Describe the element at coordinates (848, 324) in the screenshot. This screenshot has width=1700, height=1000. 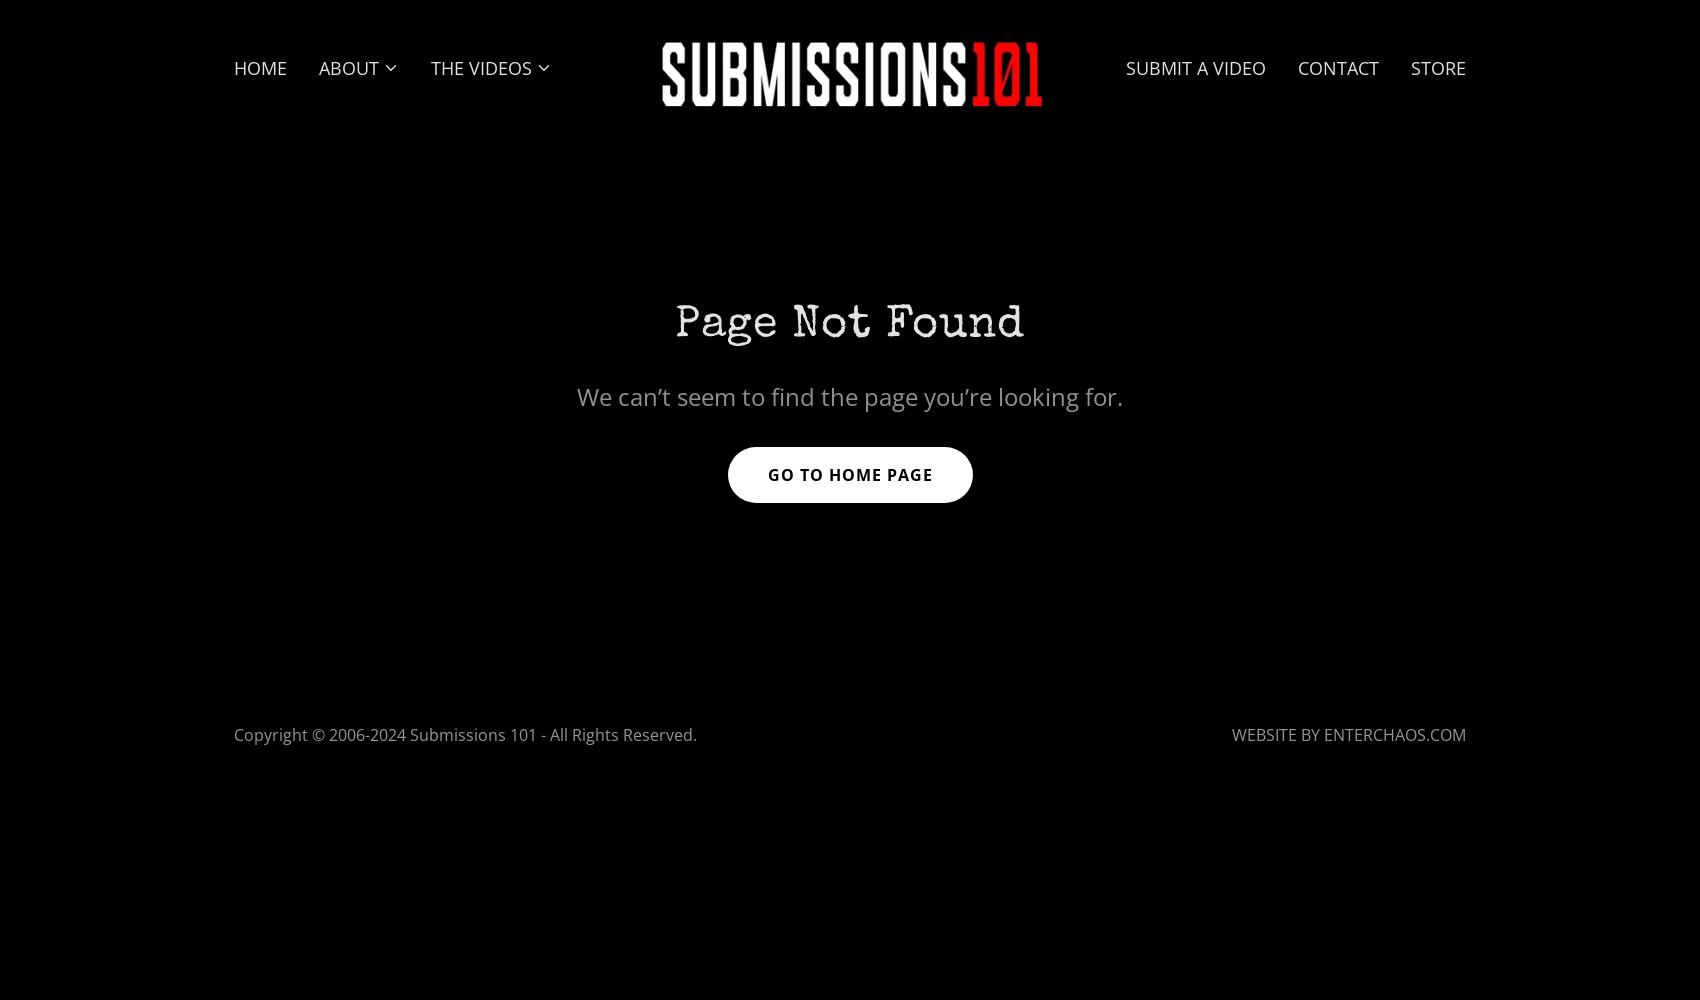
I see `'Page Not Found'` at that location.